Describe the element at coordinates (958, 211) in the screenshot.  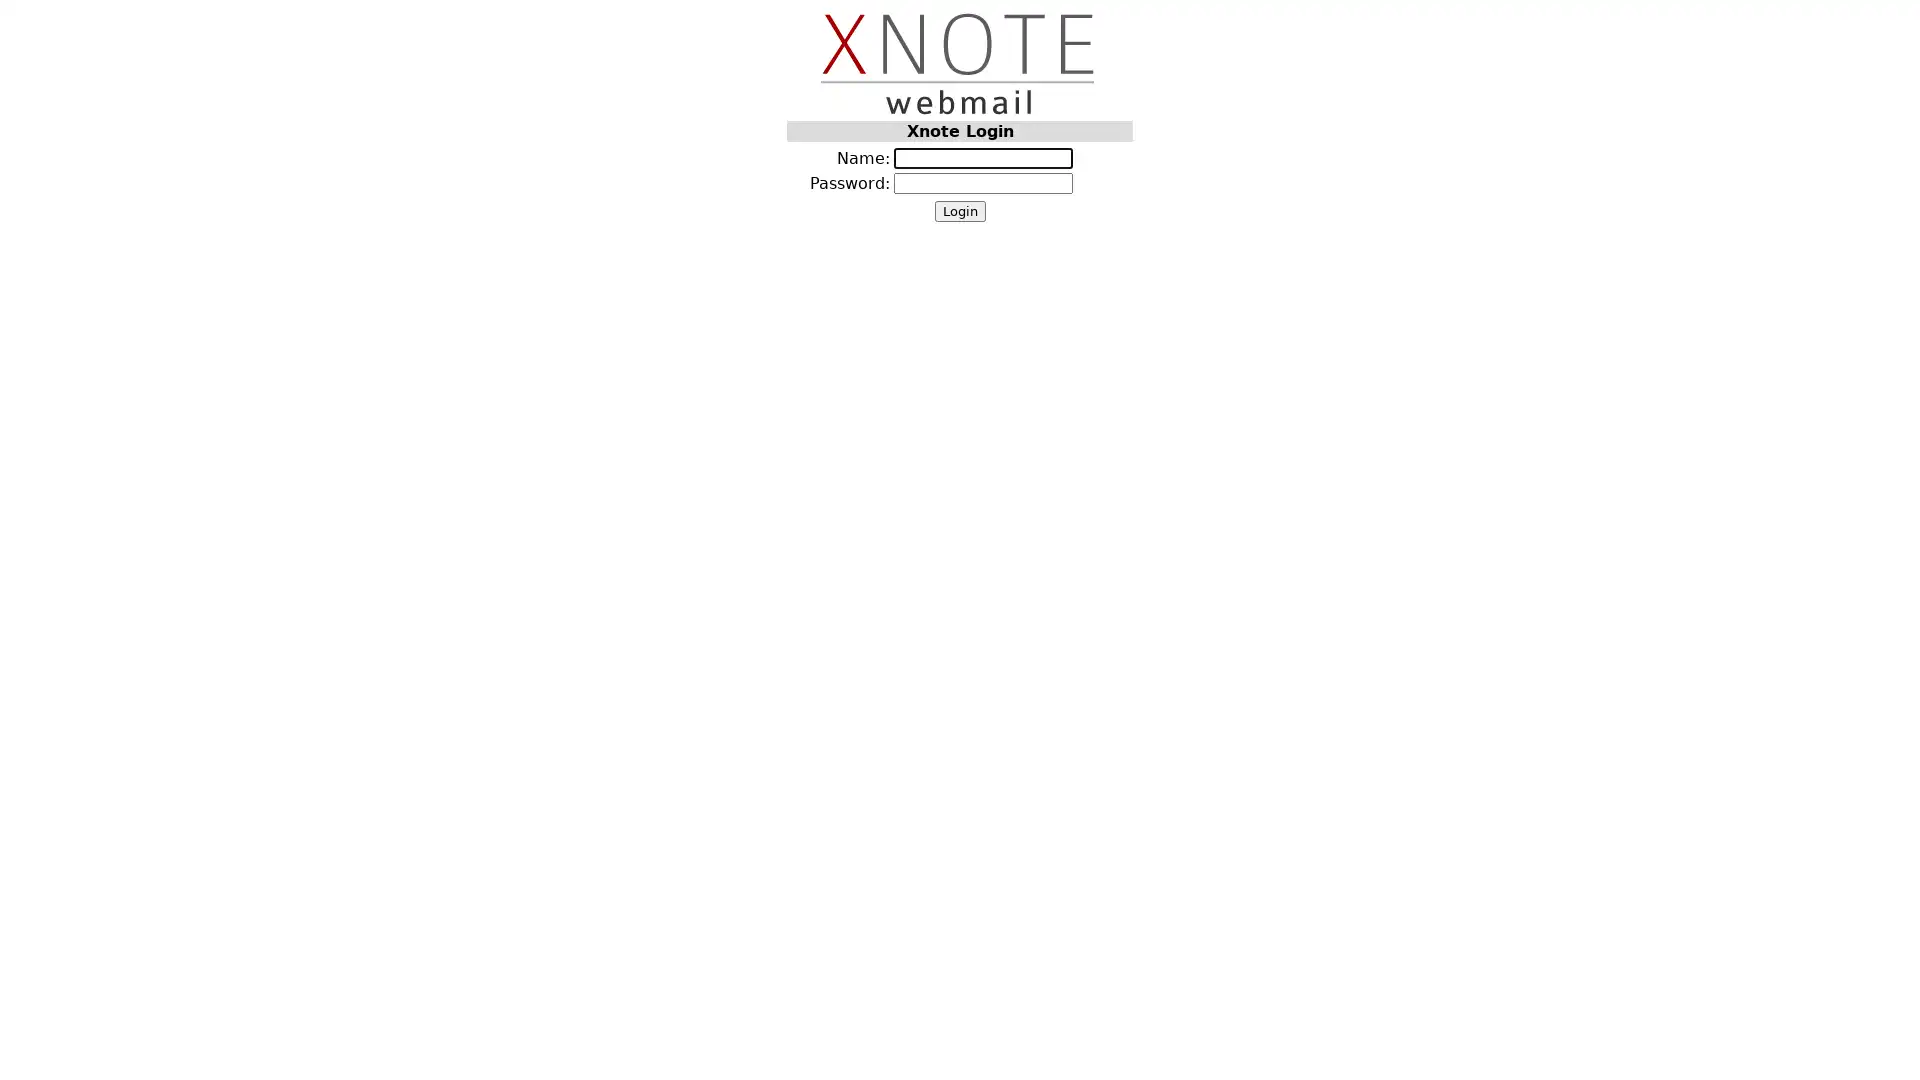
I see `Login` at that location.